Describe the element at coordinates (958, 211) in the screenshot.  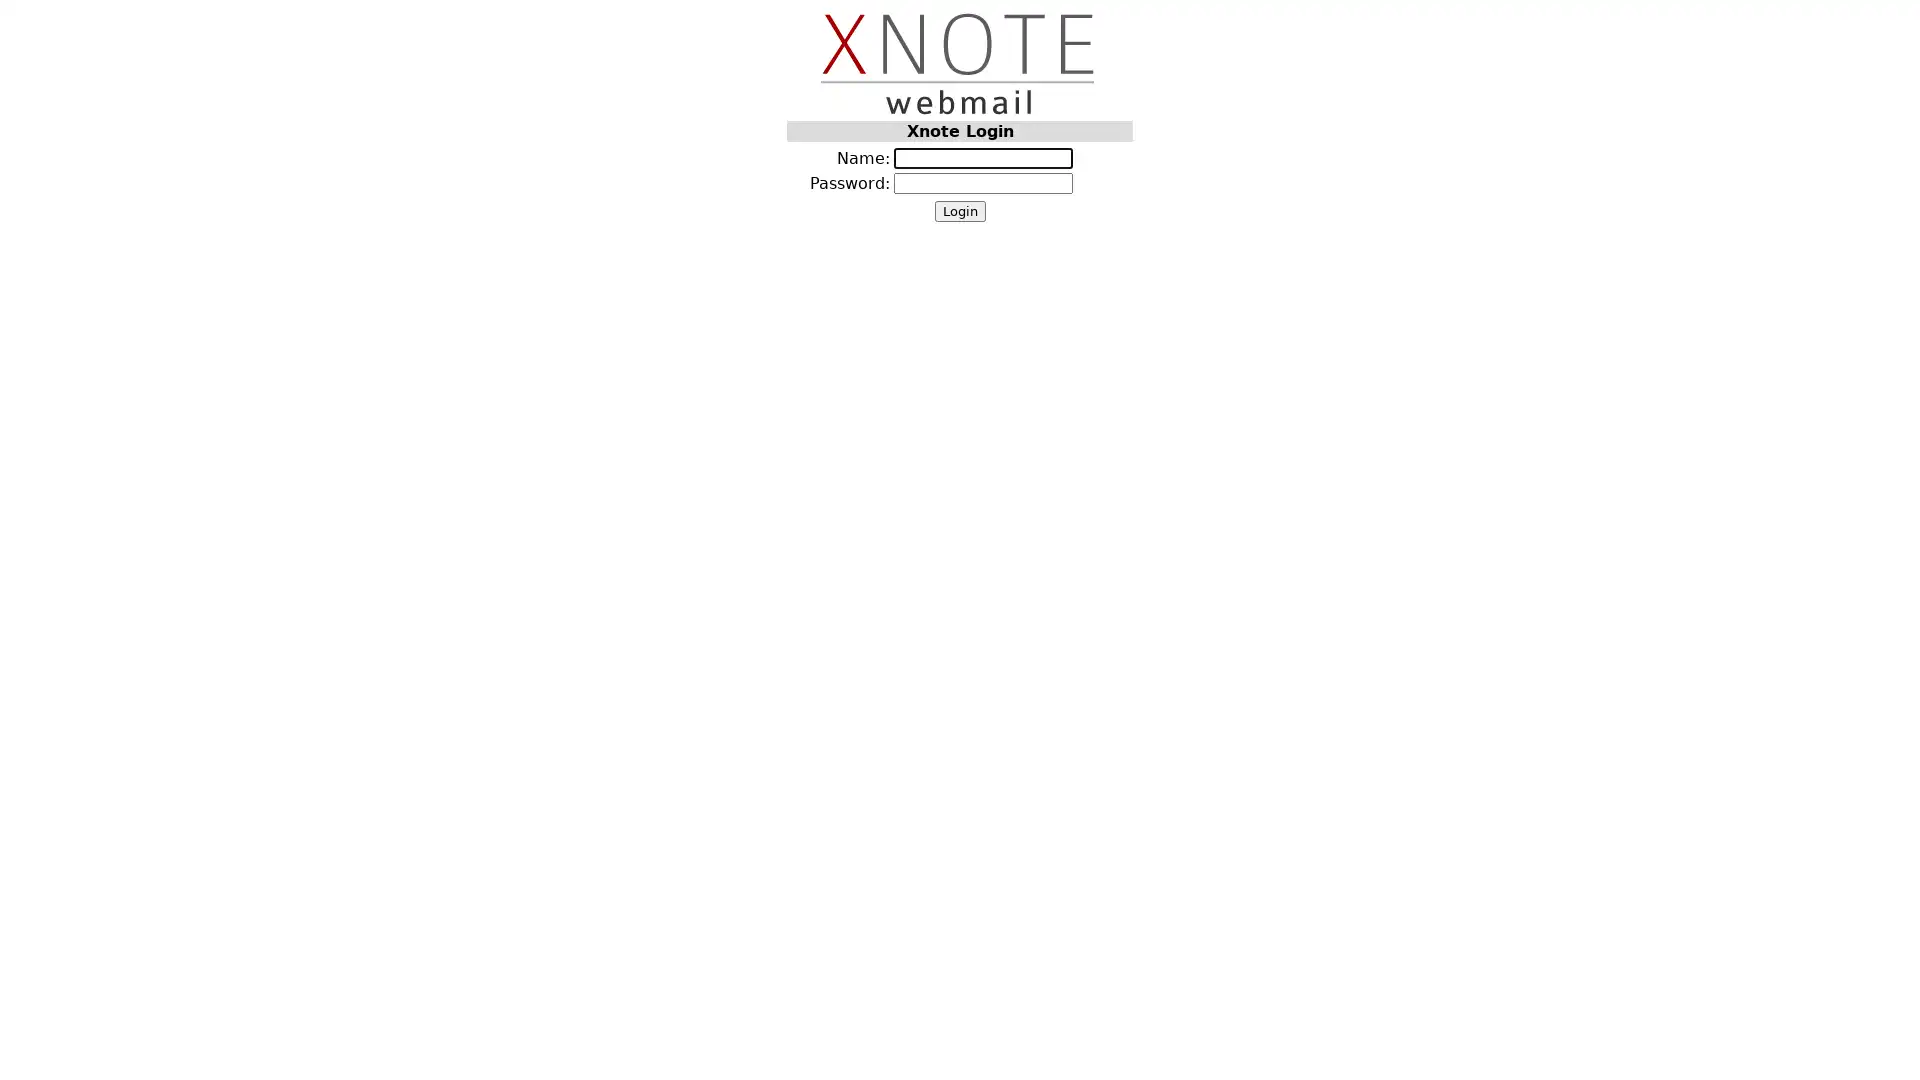
I see `Login` at that location.